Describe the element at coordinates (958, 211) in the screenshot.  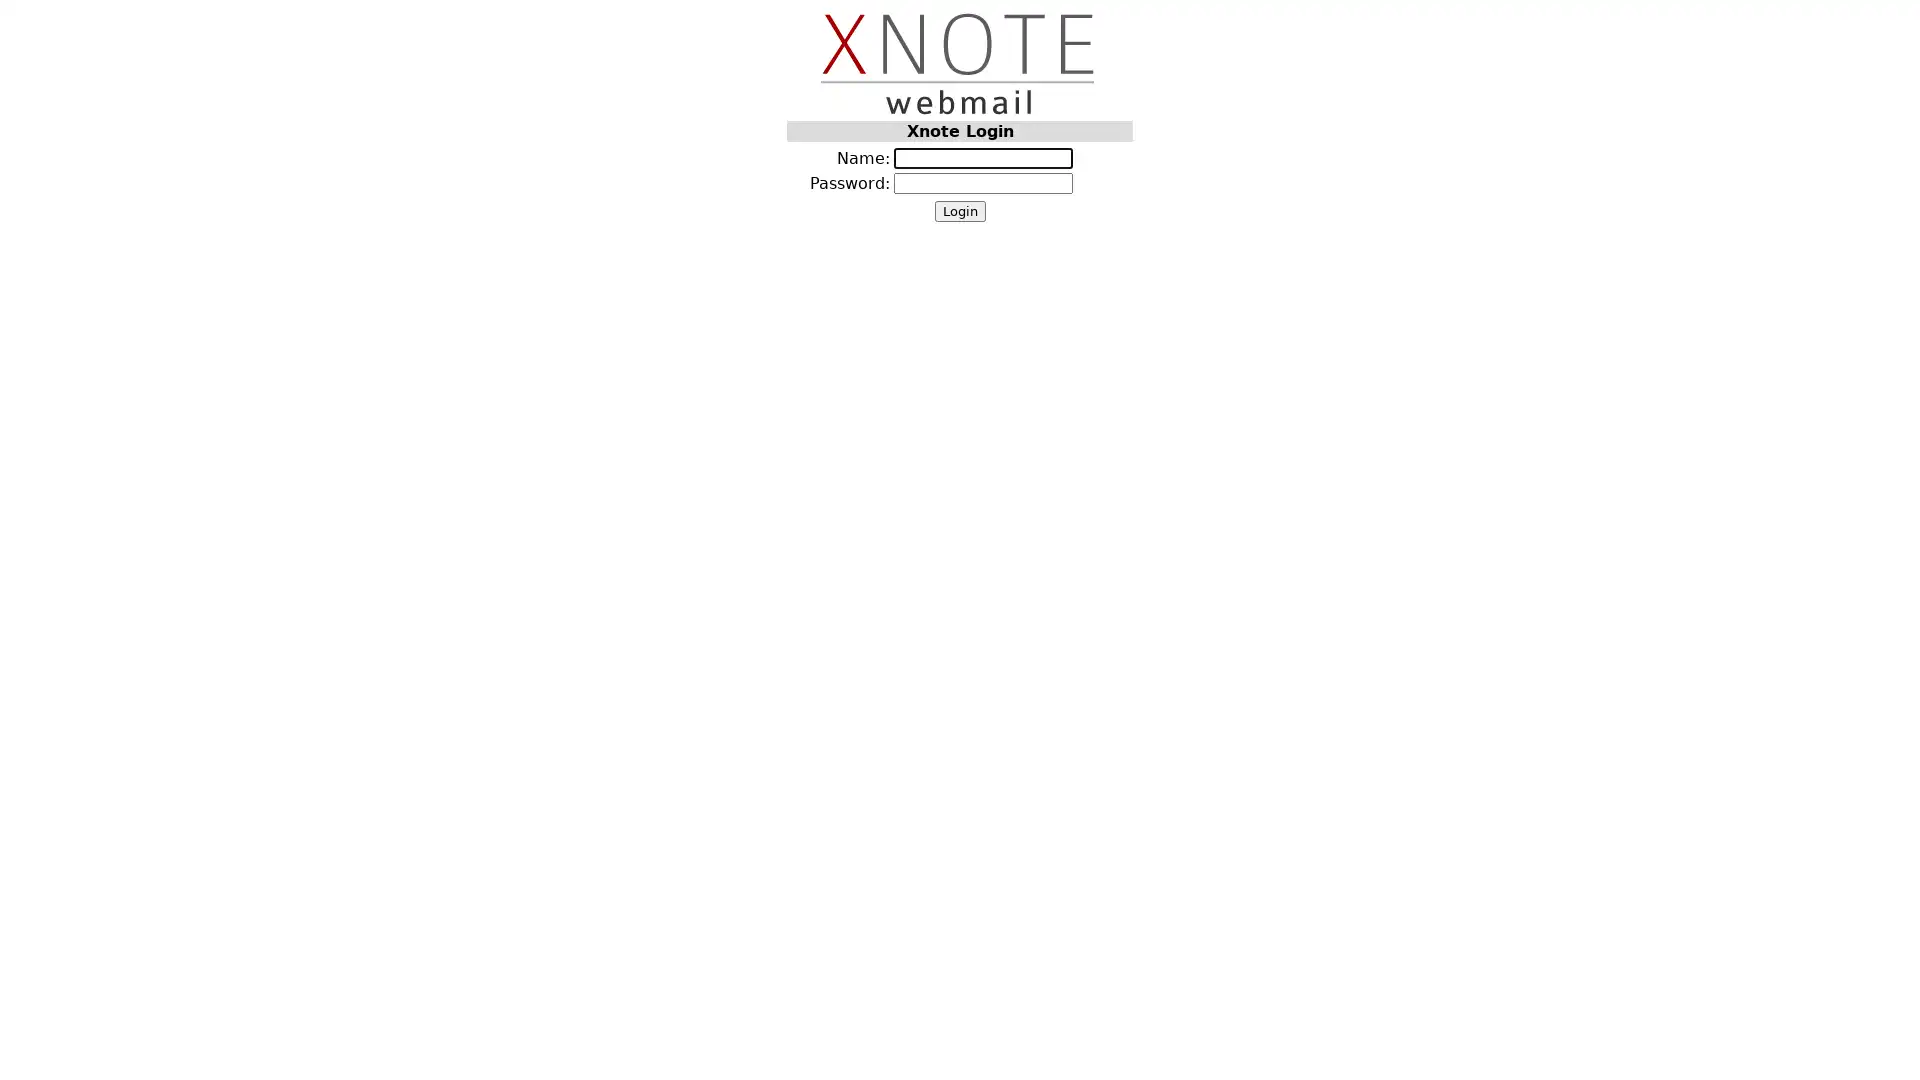
I see `Login` at that location.